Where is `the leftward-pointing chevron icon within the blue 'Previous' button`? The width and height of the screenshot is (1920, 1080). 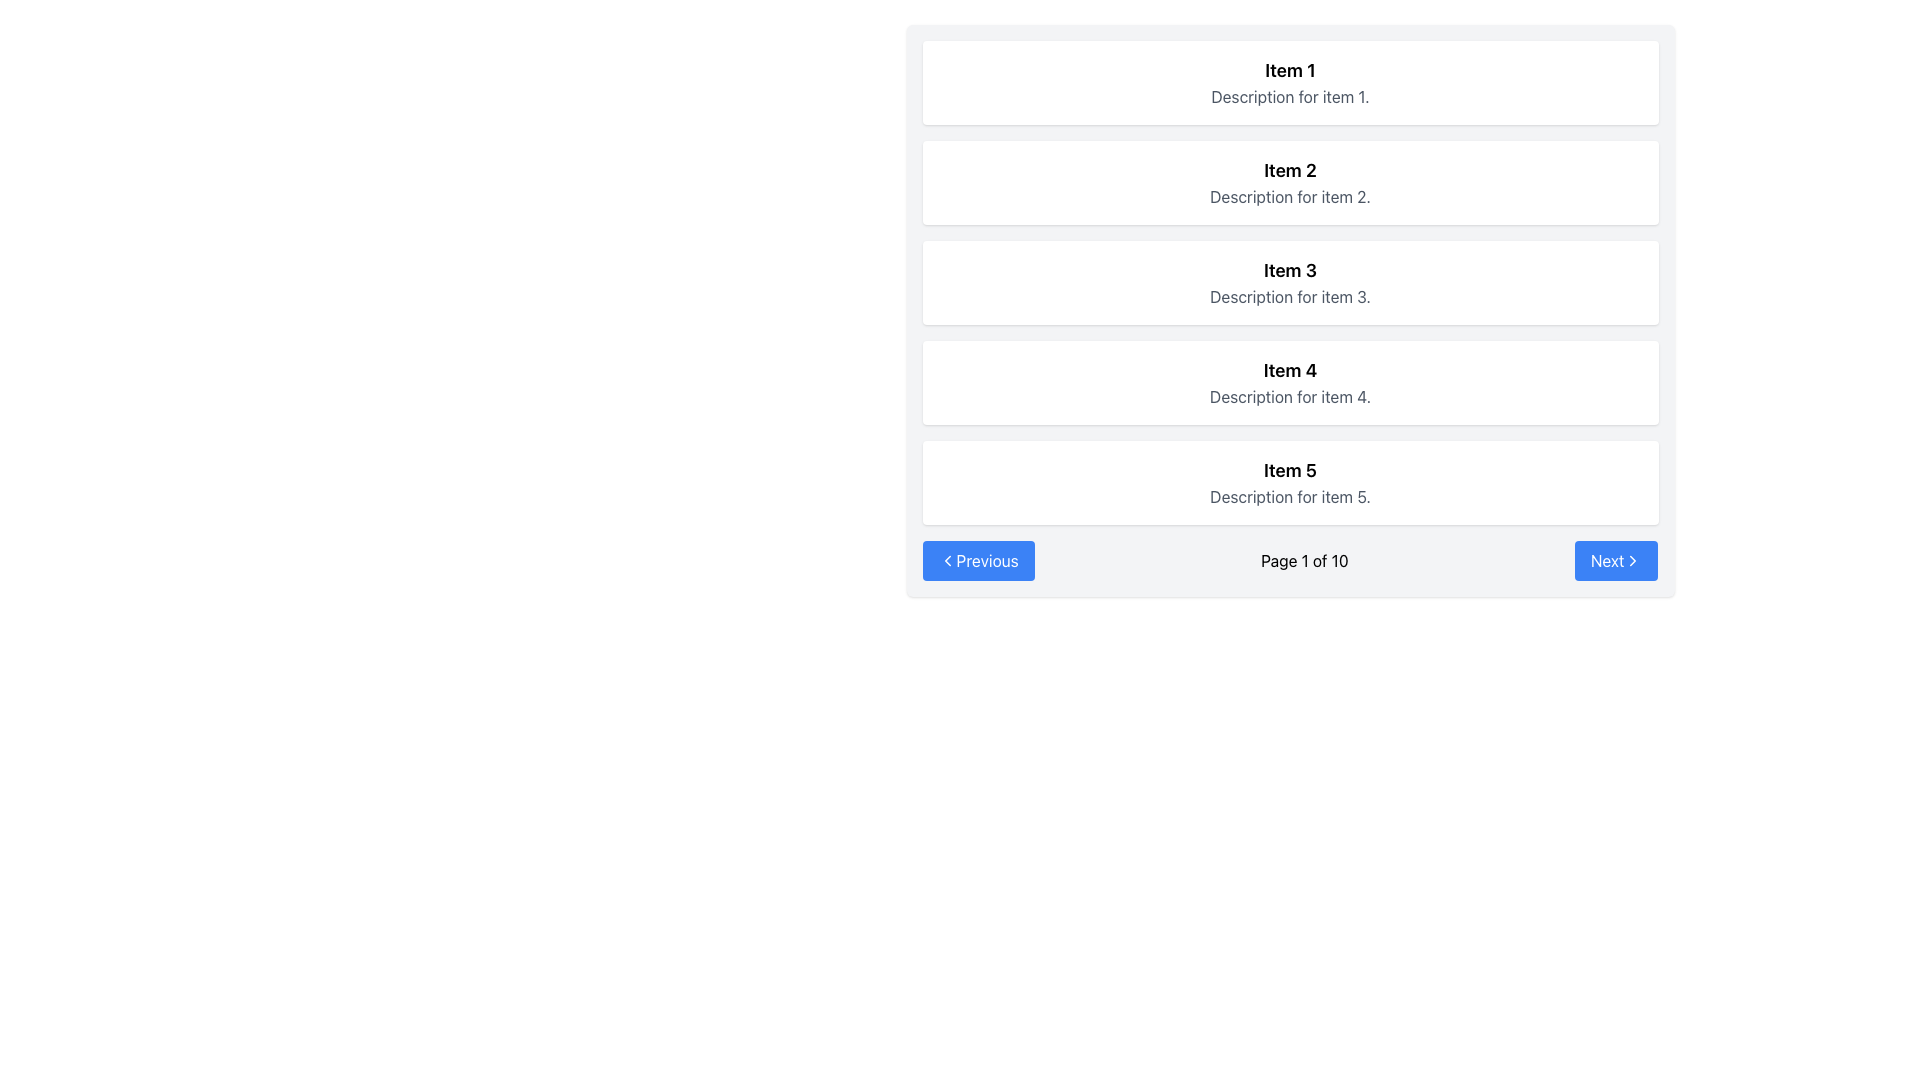
the leftward-pointing chevron icon within the blue 'Previous' button is located at coordinates (946, 560).